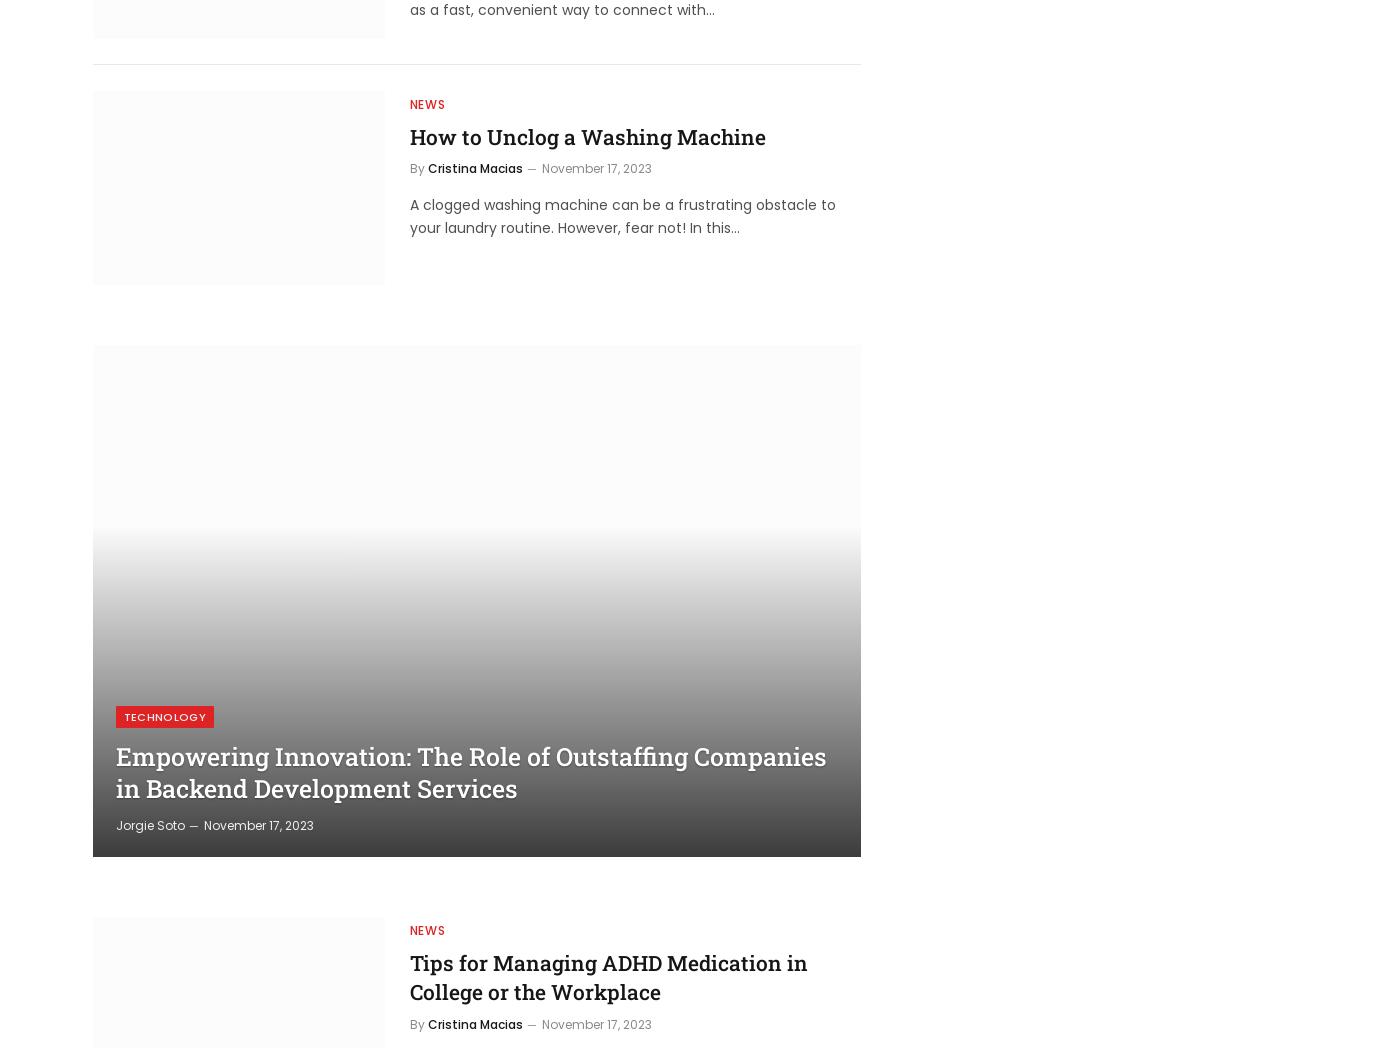 This screenshot has height=1048, width=1384. What do you see at coordinates (620, 214) in the screenshot?
I see `'A clogged washing machine can be a frustrating obstacle to your laundry routine. However, fear not! In this…'` at bounding box center [620, 214].